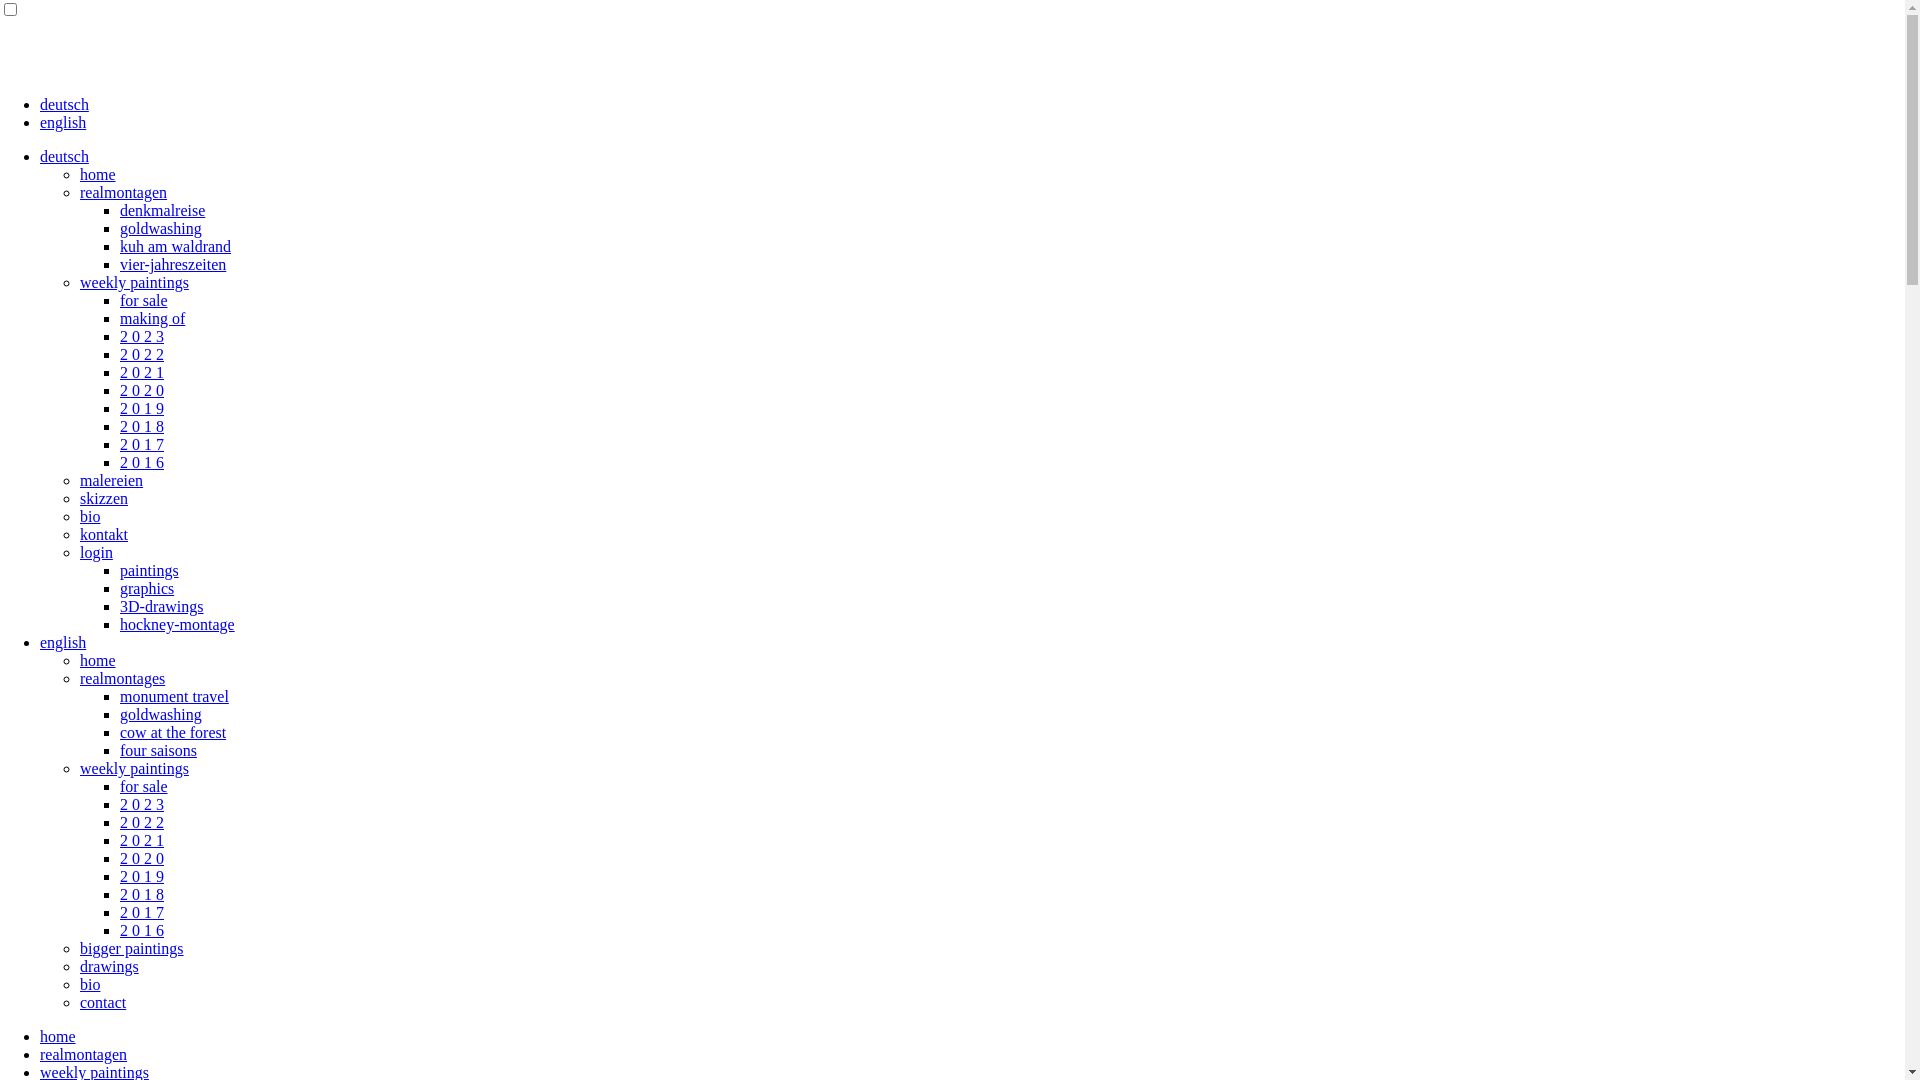  I want to click on '2 0 1 6', so click(119, 930).